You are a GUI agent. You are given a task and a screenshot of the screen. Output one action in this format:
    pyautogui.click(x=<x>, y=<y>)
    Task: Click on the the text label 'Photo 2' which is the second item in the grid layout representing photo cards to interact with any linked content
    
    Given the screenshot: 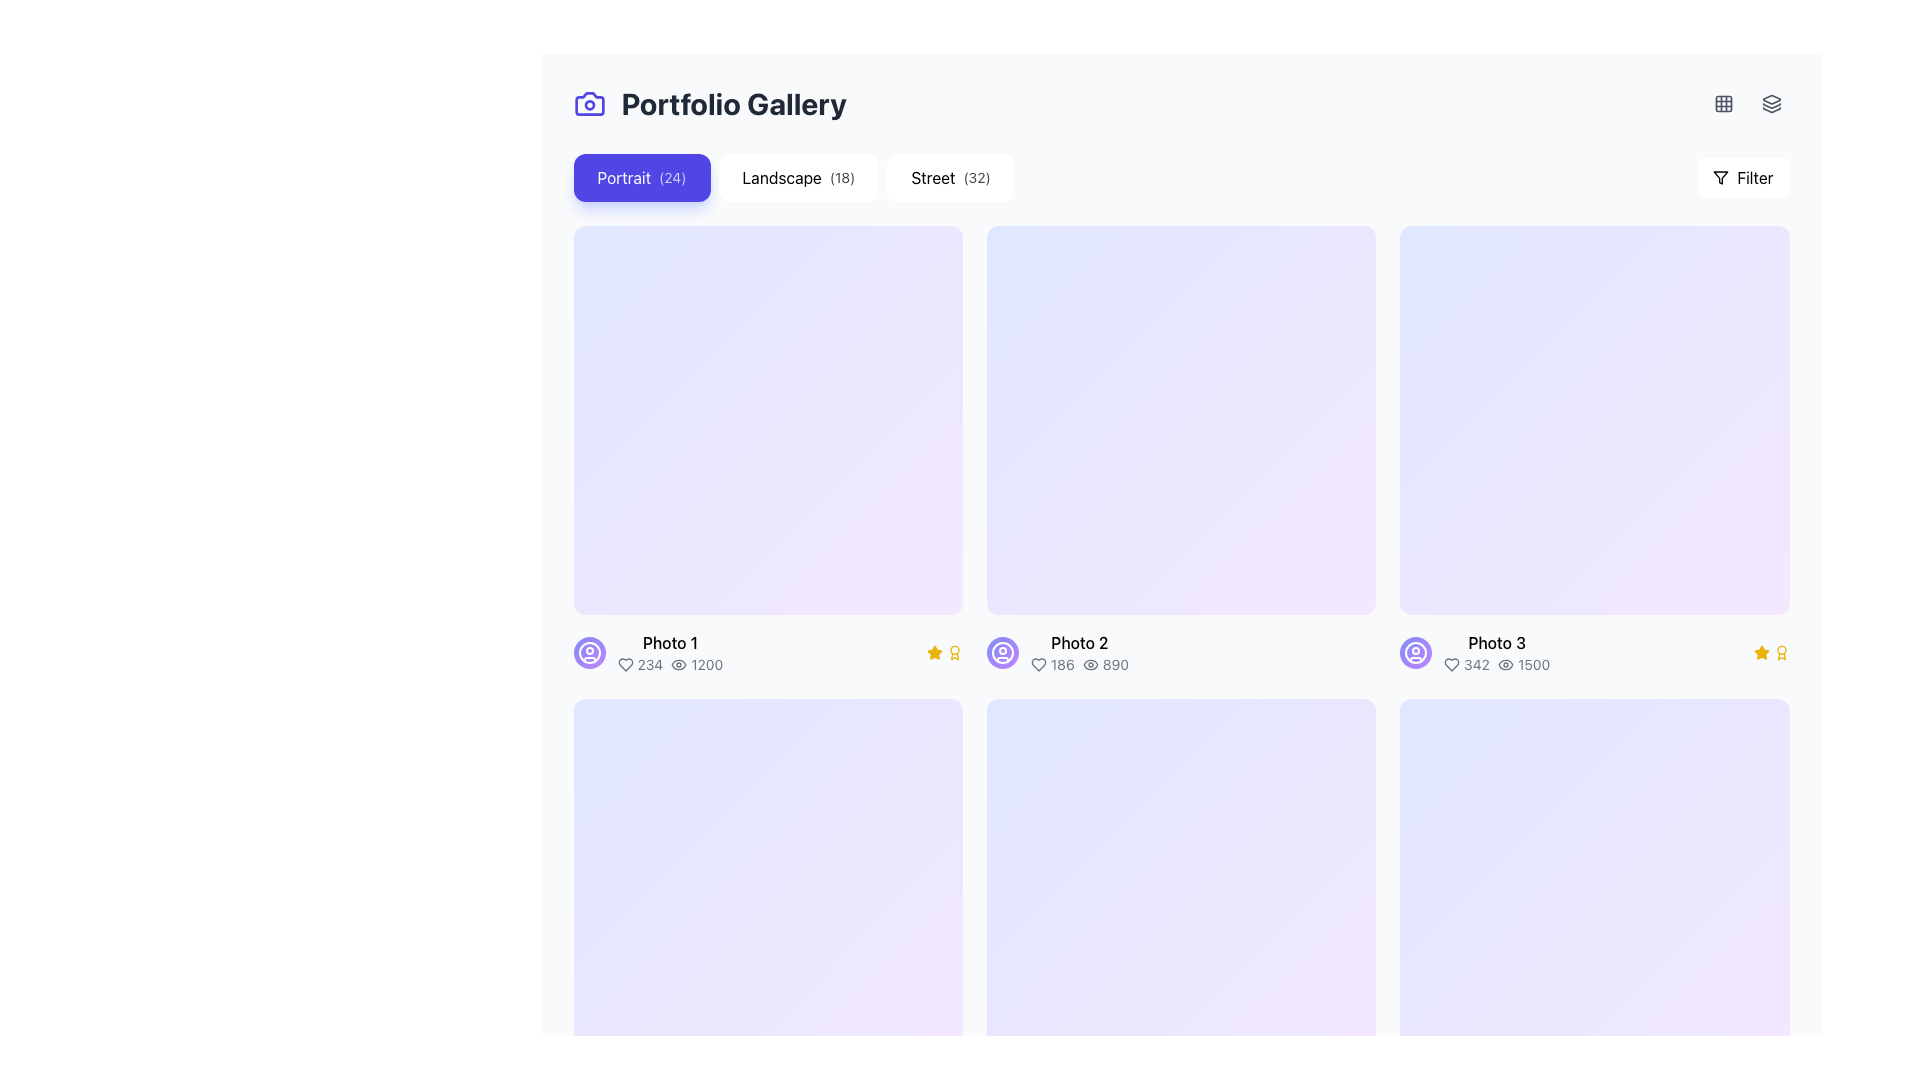 What is the action you would take?
    pyautogui.click(x=1078, y=652)
    